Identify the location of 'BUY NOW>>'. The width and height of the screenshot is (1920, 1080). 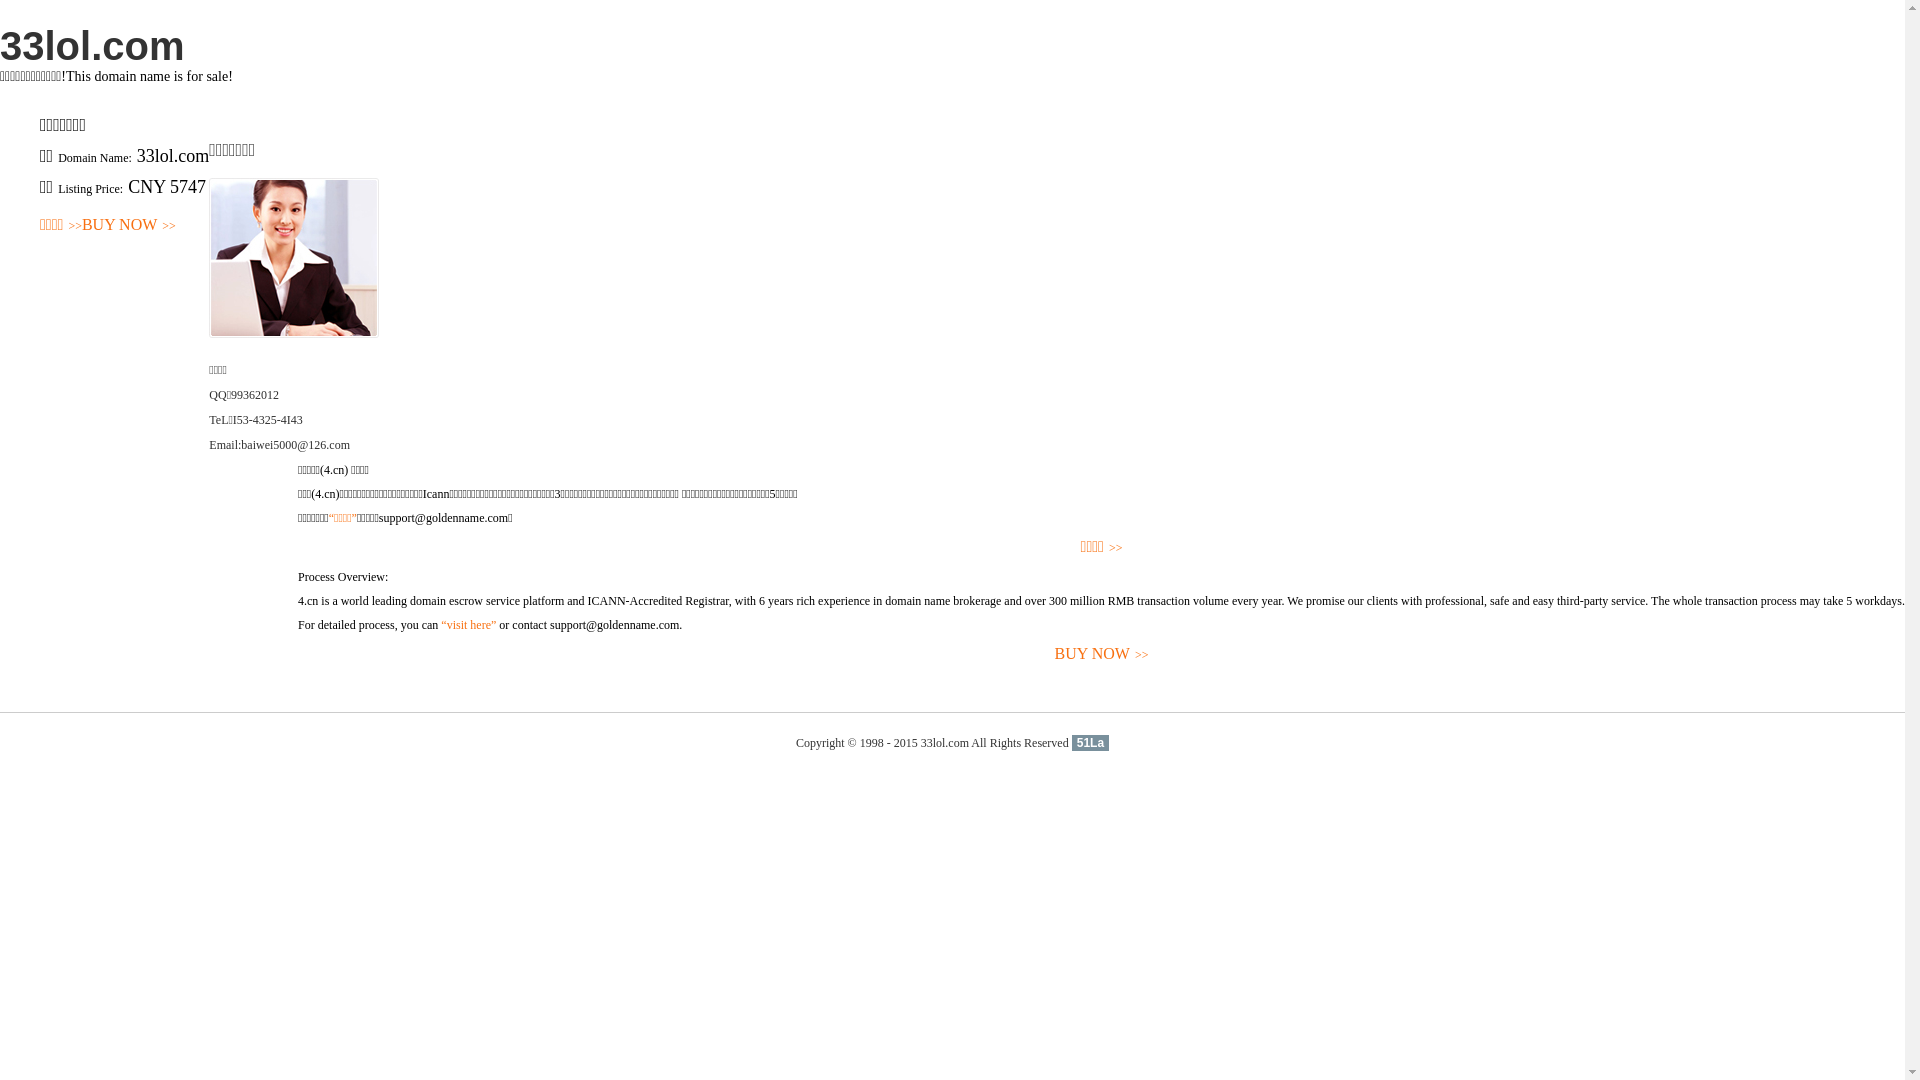
(128, 225).